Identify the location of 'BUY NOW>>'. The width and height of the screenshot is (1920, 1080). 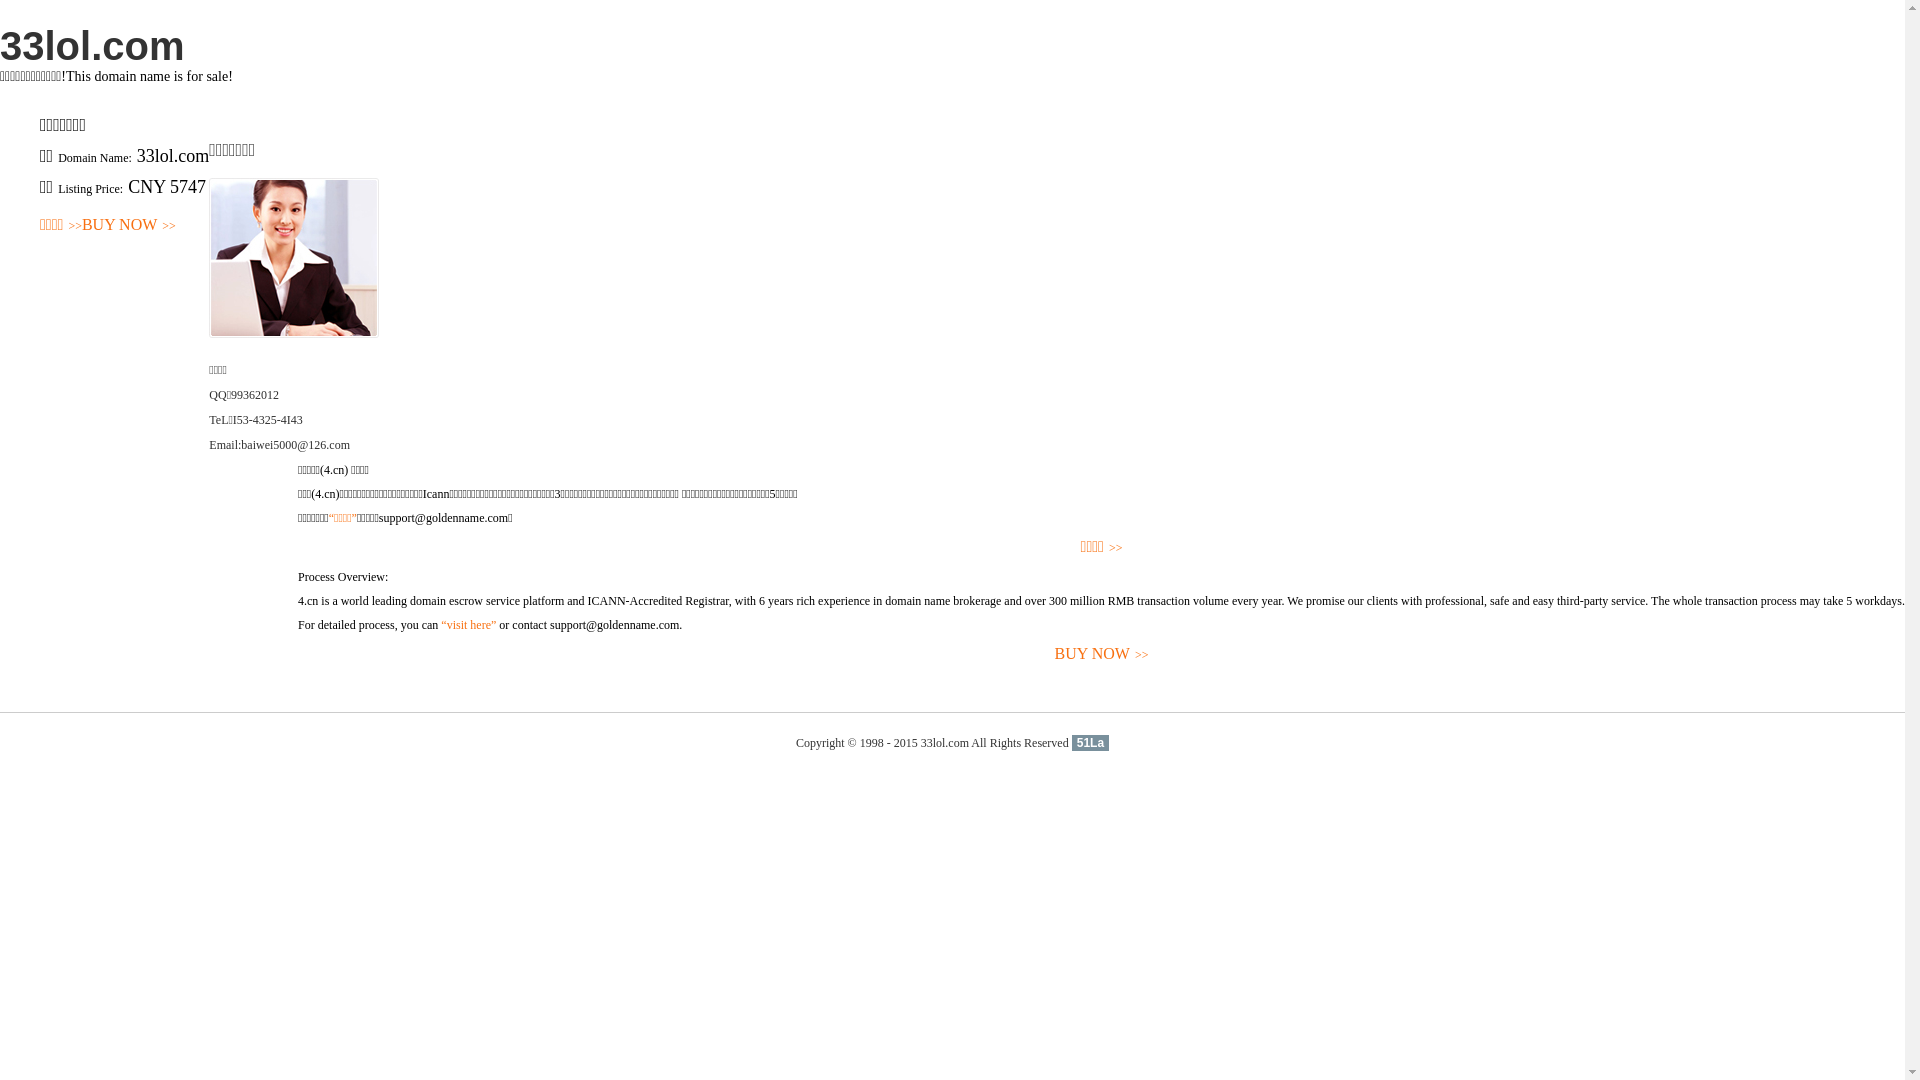
(128, 225).